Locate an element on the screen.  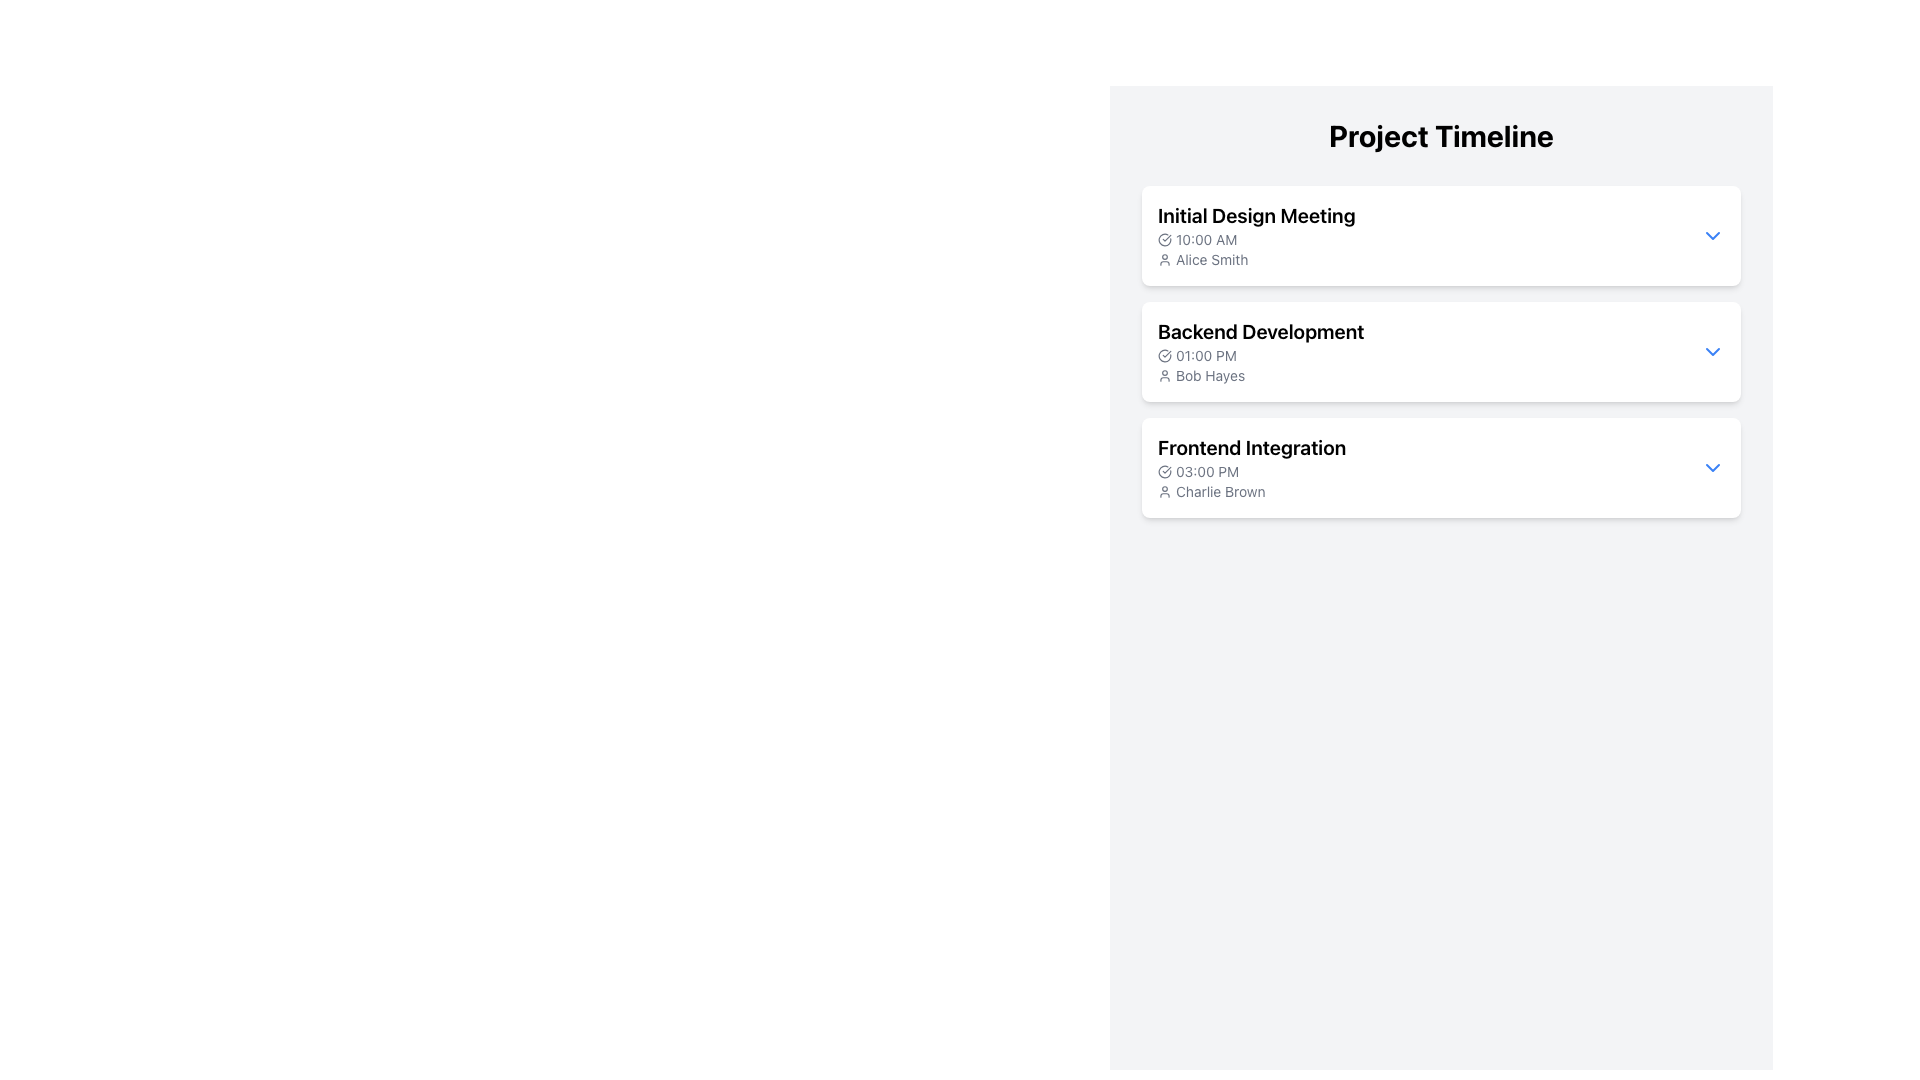
the Text Label displaying the title of the schedule entry at the bottom of the timeline, which is the third card in the list and followed by the timestamp '03:00 PM' and the name 'Charlie Brown.' is located at coordinates (1251, 446).